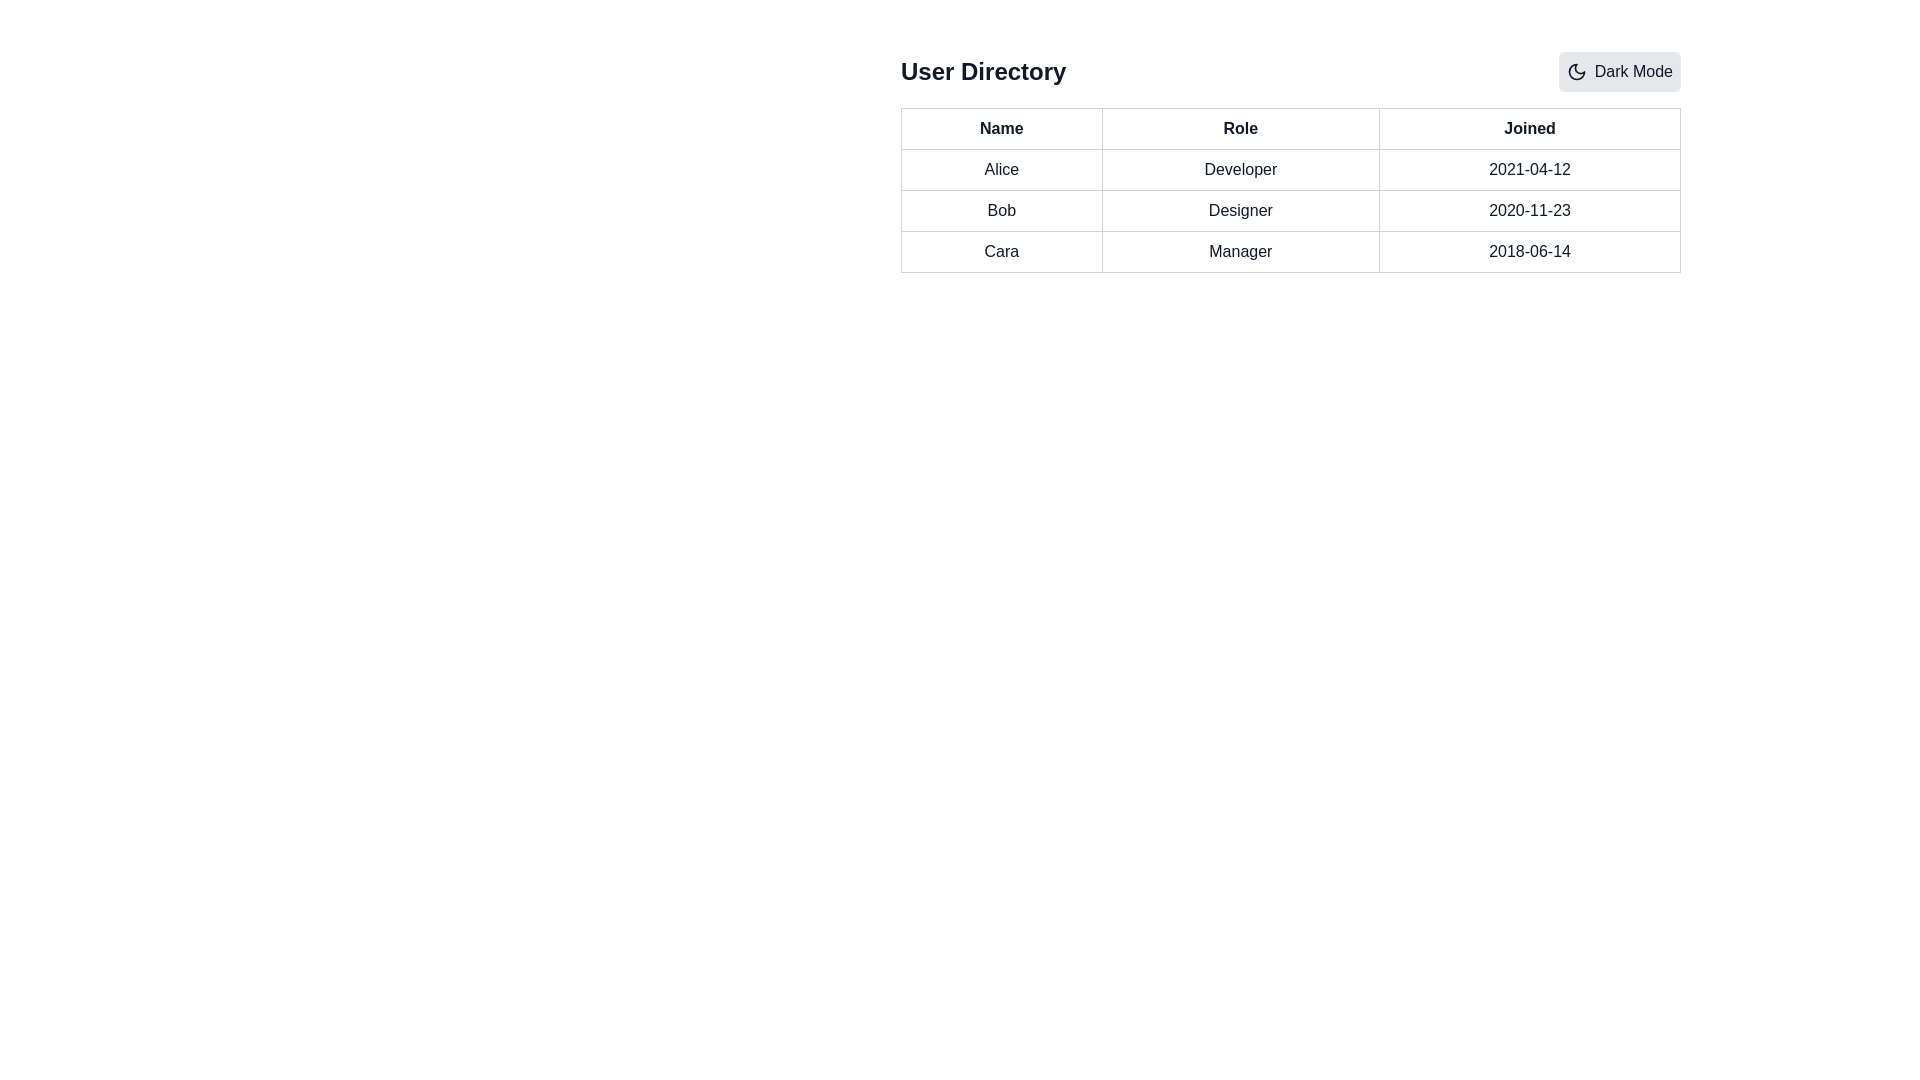 Image resolution: width=1920 pixels, height=1080 pixels. What do you see at coordinates (983, 71) in the screenshot?
I see `the 'User Directory' text label, which is displayed in a large, bold font and serves as a title for the adjacent content` at bounding box center [983, 71].